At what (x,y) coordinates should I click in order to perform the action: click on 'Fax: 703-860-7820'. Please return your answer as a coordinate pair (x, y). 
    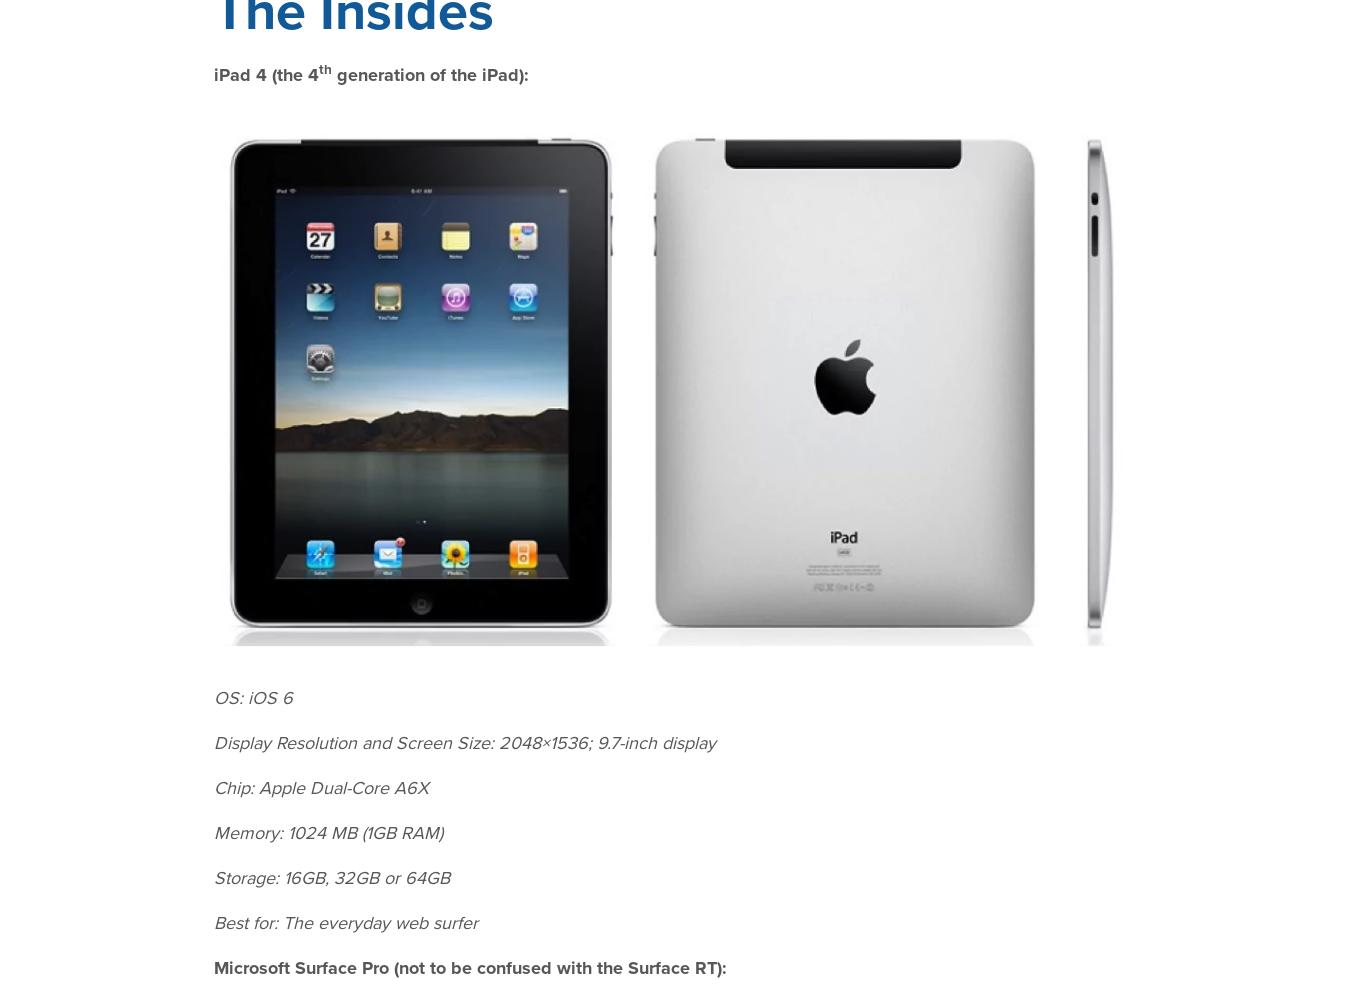
    Looking at the image, I should click on (995, 914).